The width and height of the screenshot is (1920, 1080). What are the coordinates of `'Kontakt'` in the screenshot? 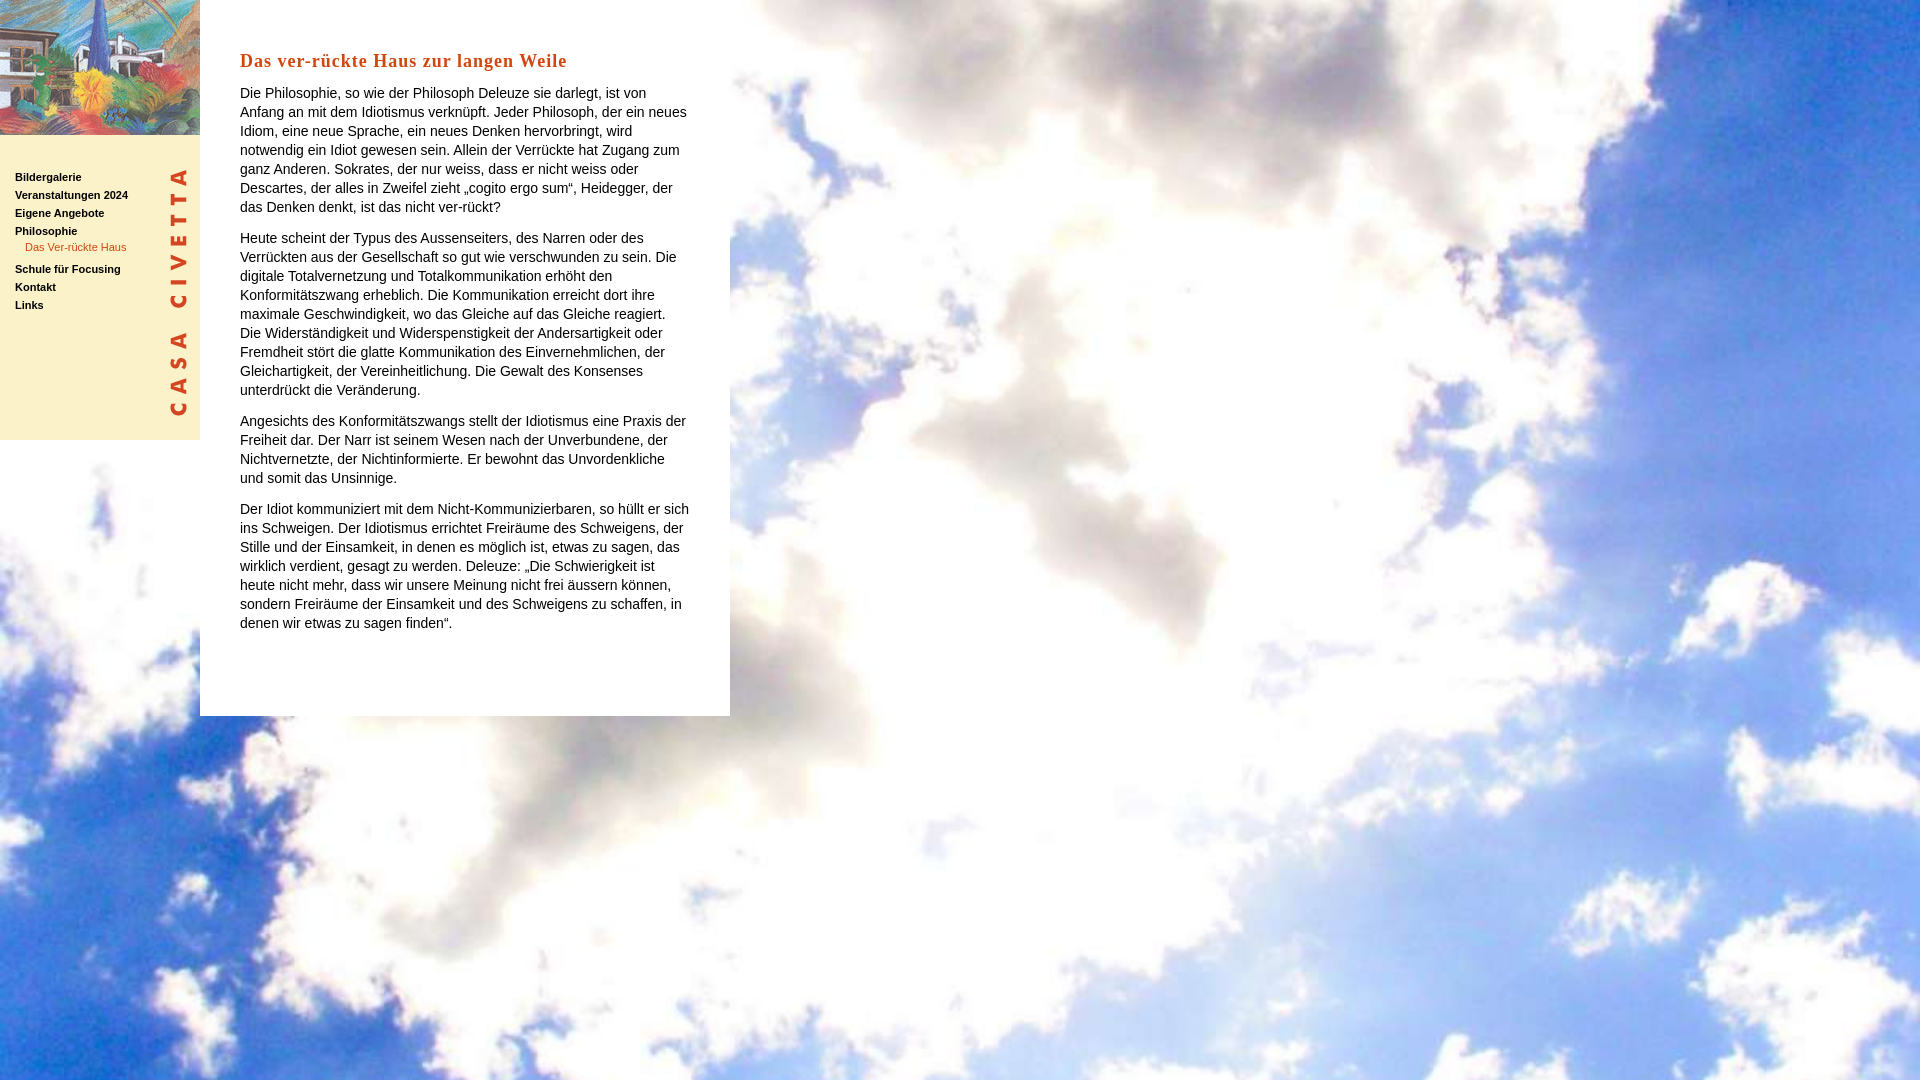 It's located at (35, 286).